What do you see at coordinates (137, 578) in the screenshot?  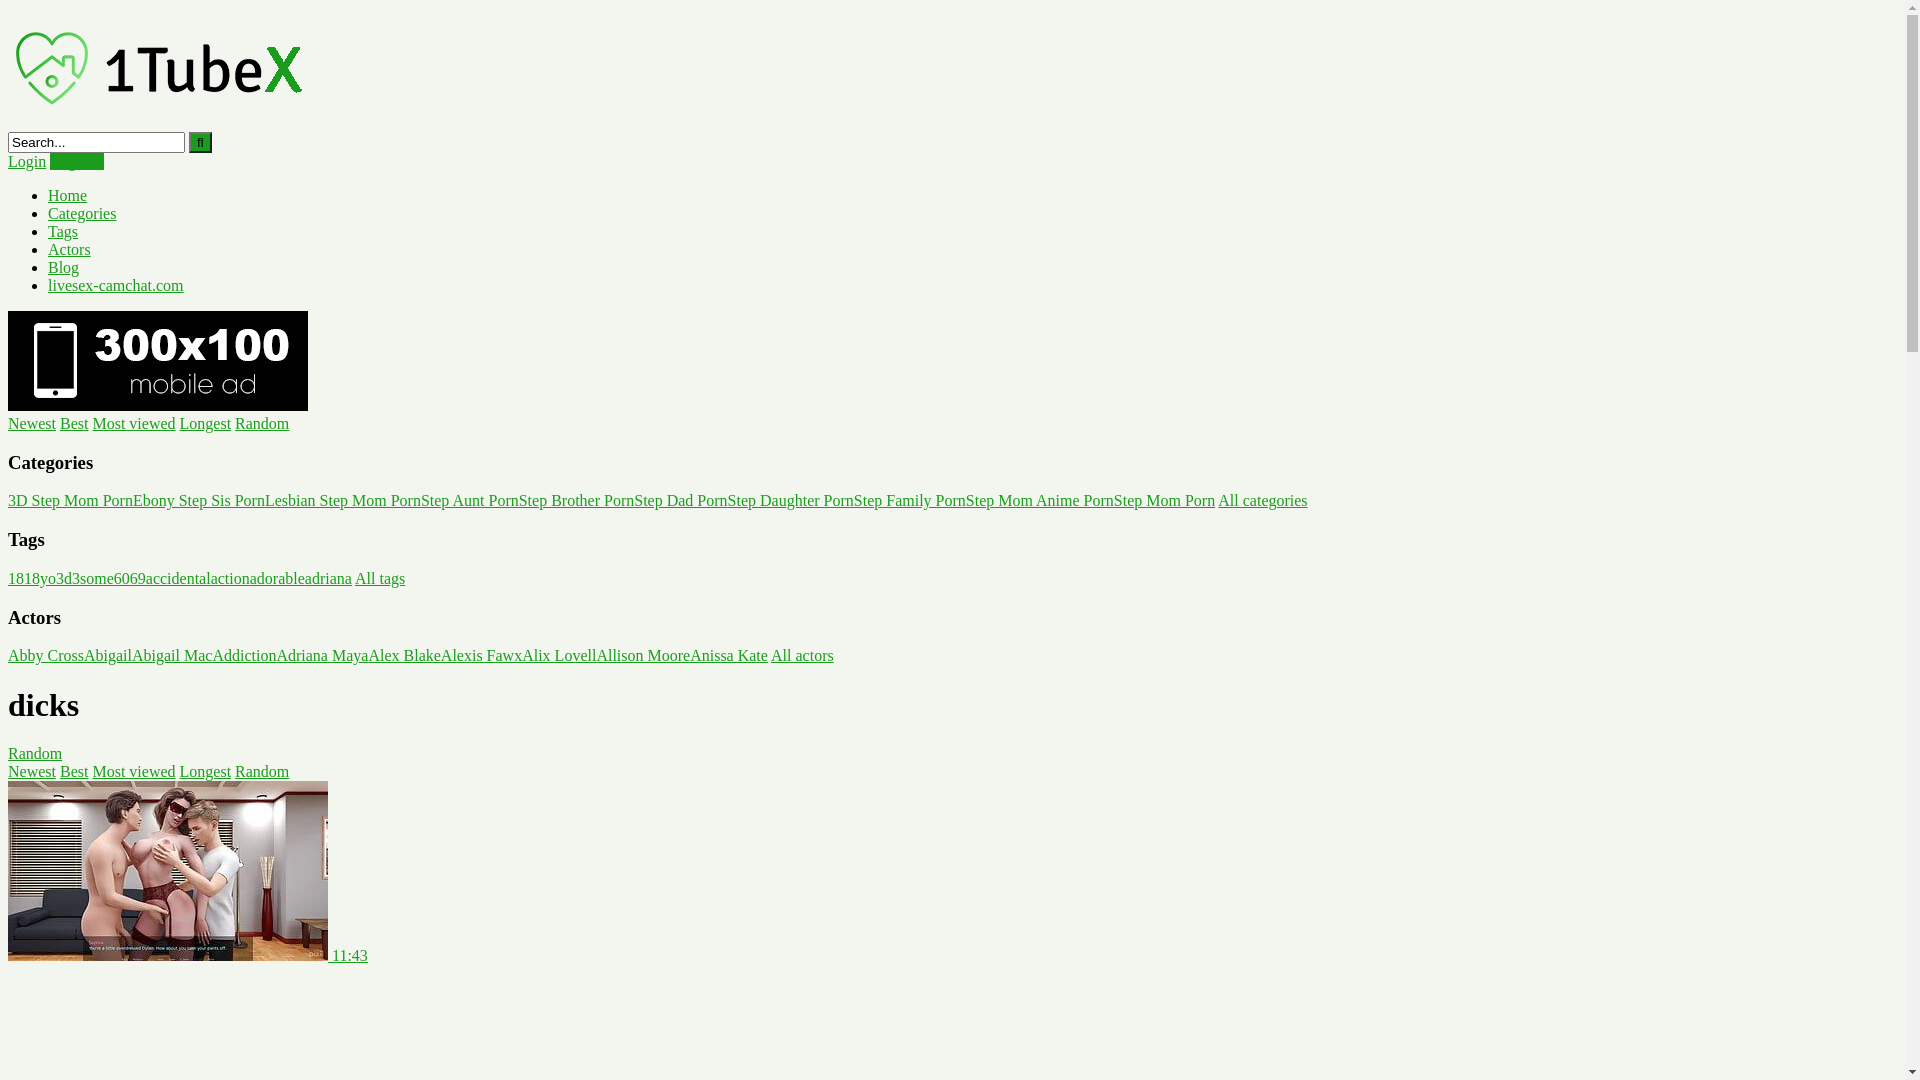 I see `'69'` at bounding box center [137, 578].